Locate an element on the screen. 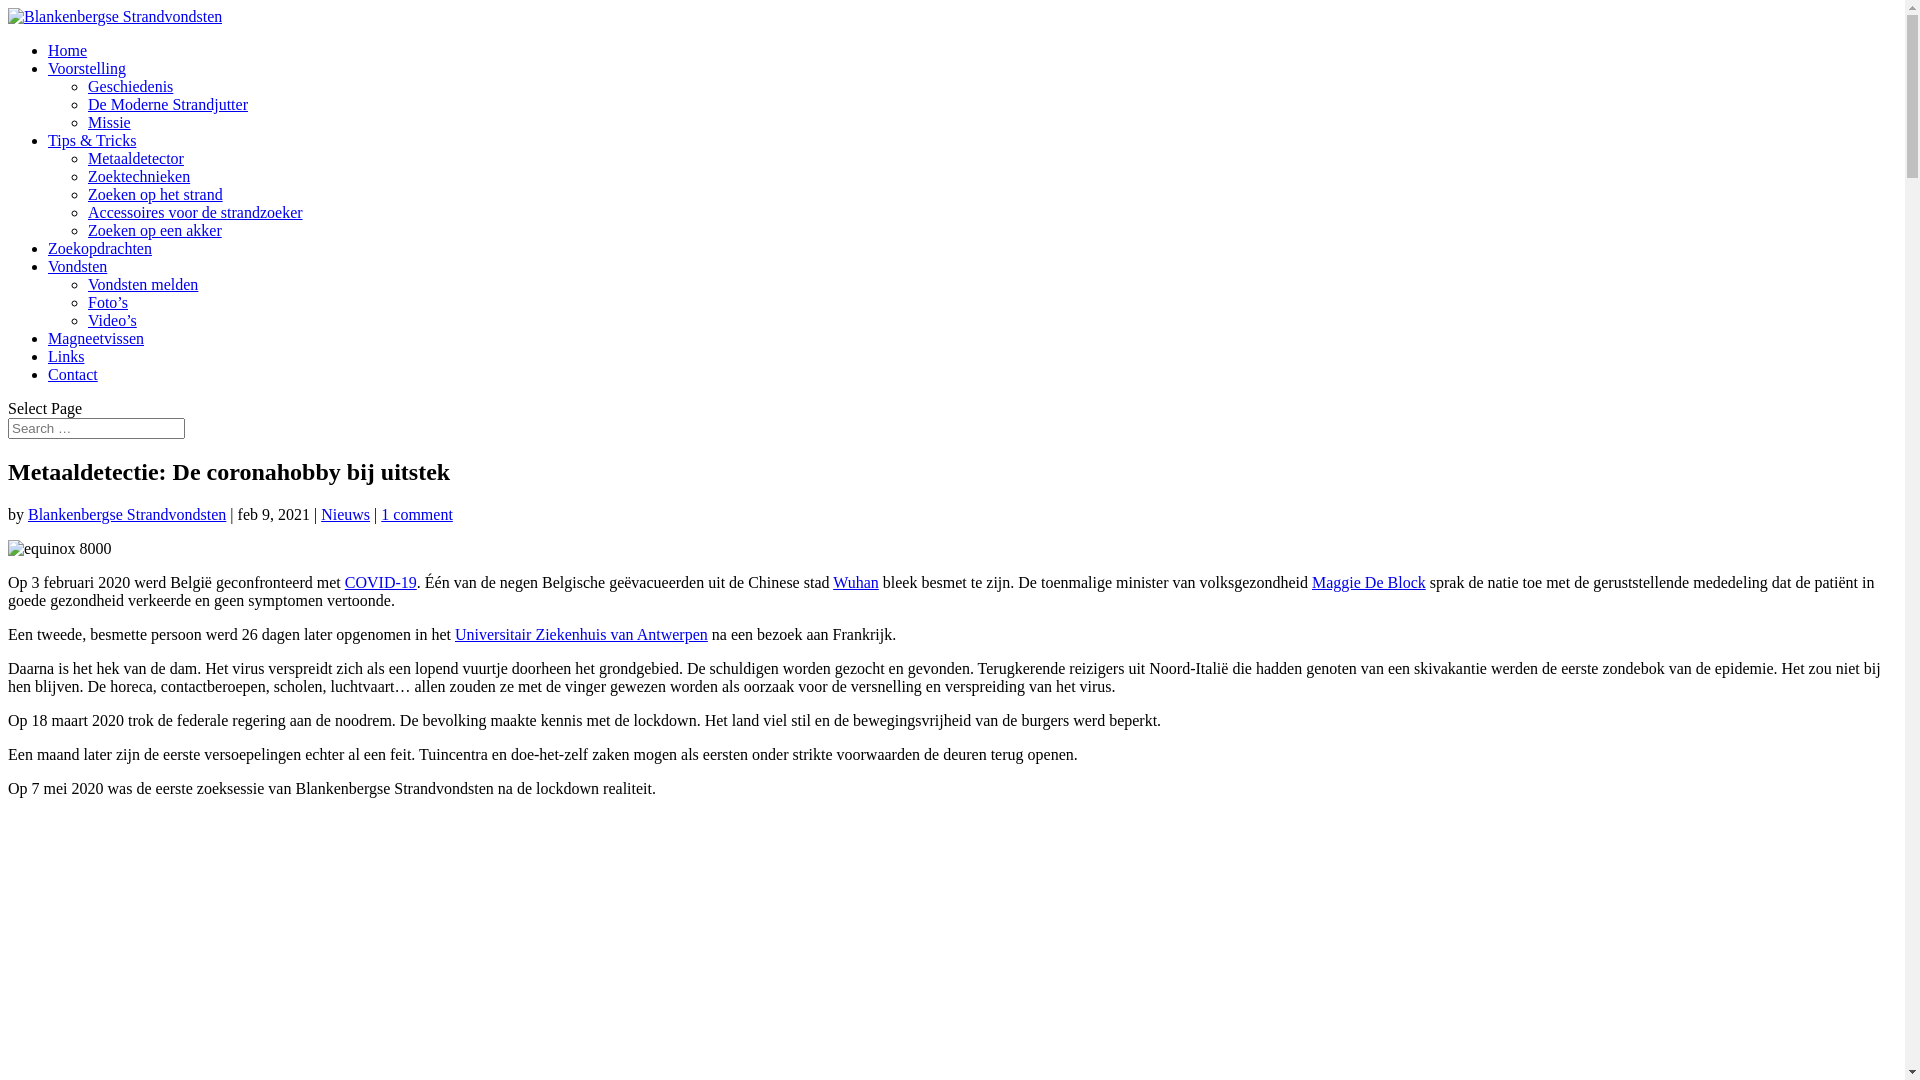  'Zoekopdrachten' is located at coordinates (99, 247).